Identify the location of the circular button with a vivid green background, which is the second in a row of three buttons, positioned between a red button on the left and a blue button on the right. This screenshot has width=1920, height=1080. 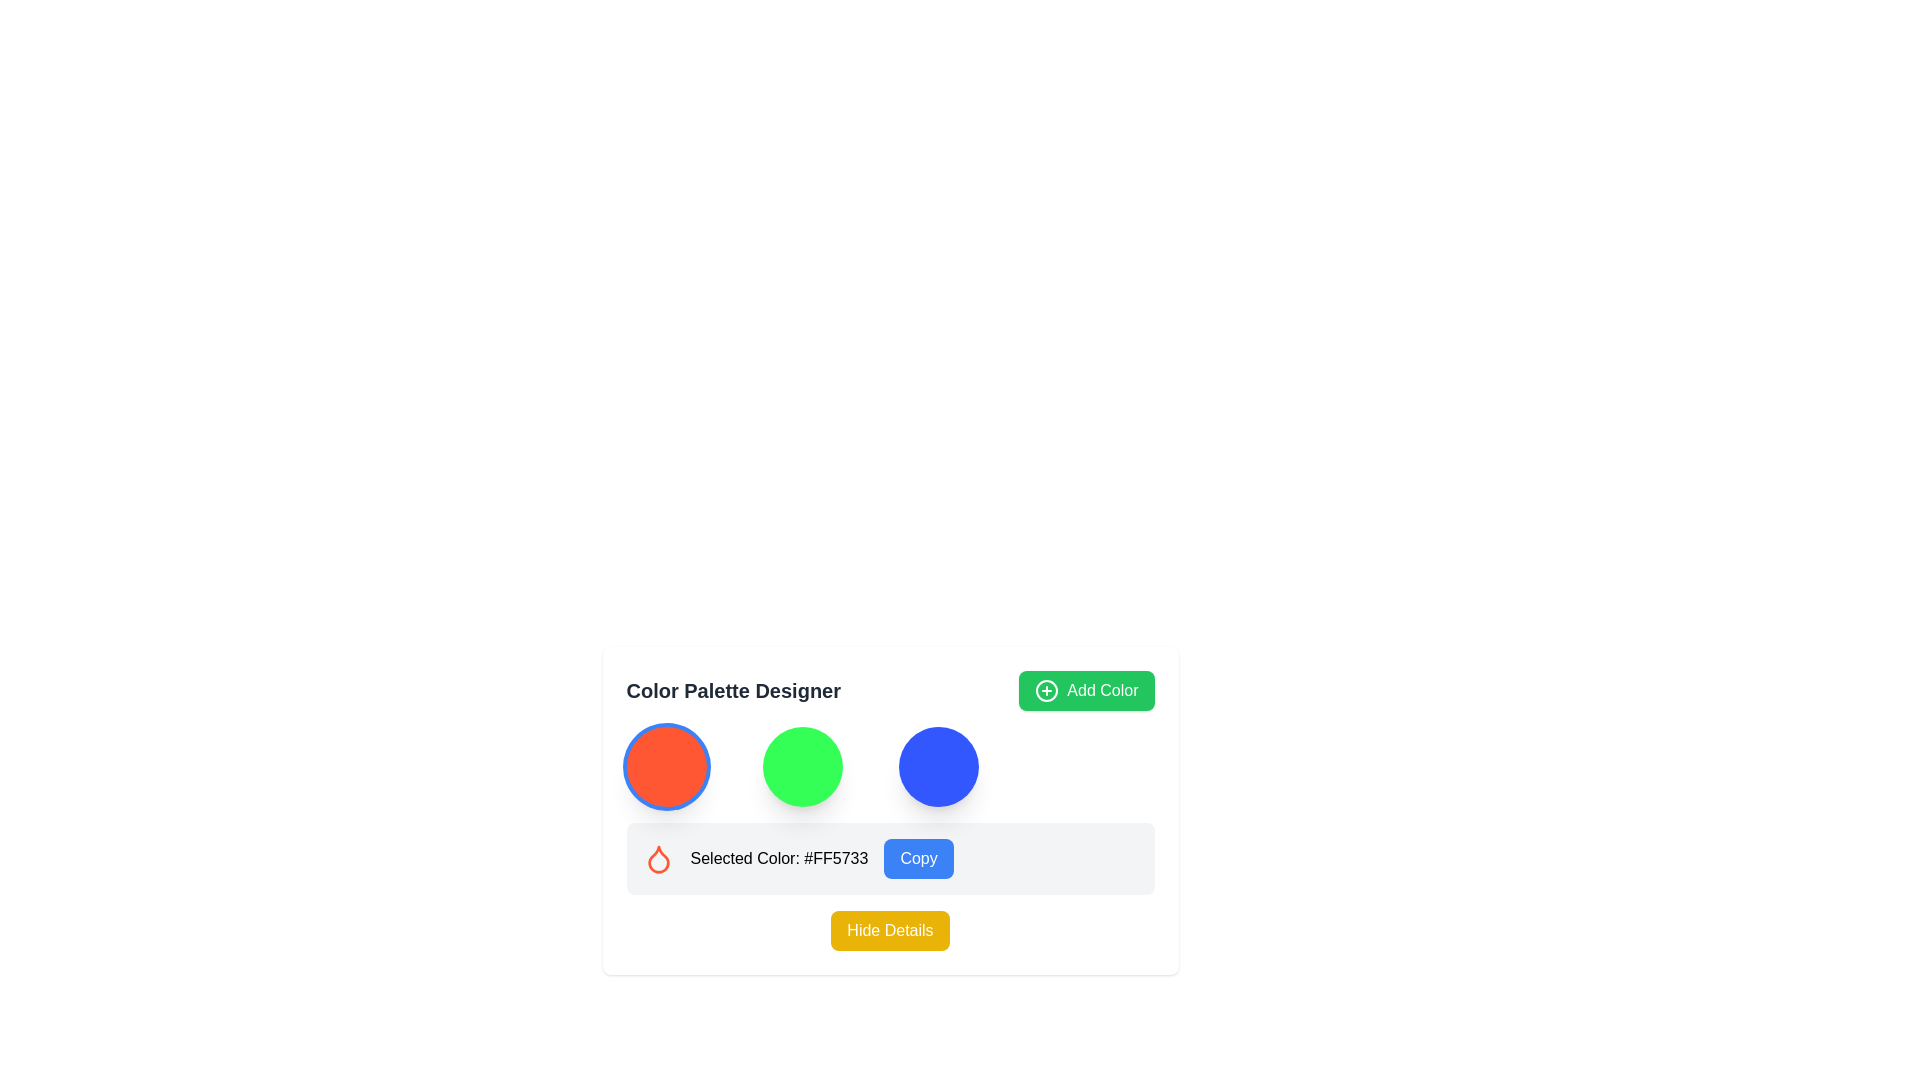
(802, 766).